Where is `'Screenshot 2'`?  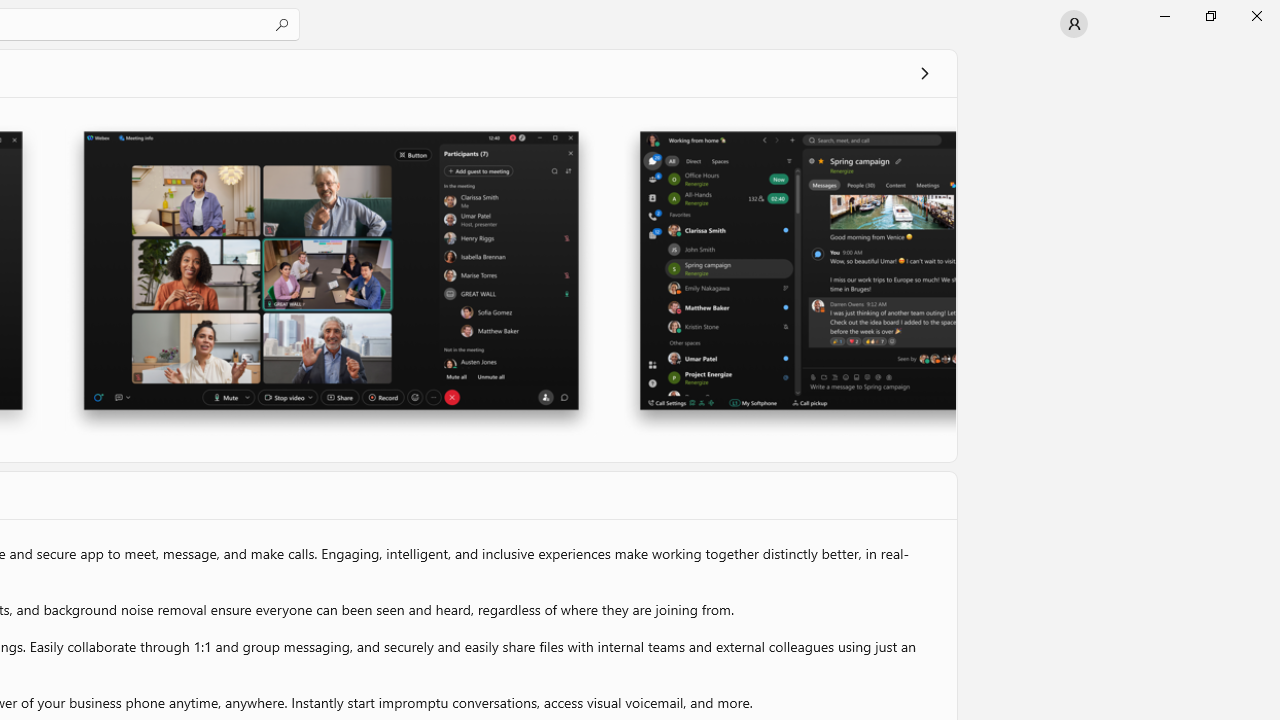
'Screenshot 2' is located at coordinates (330, 279).